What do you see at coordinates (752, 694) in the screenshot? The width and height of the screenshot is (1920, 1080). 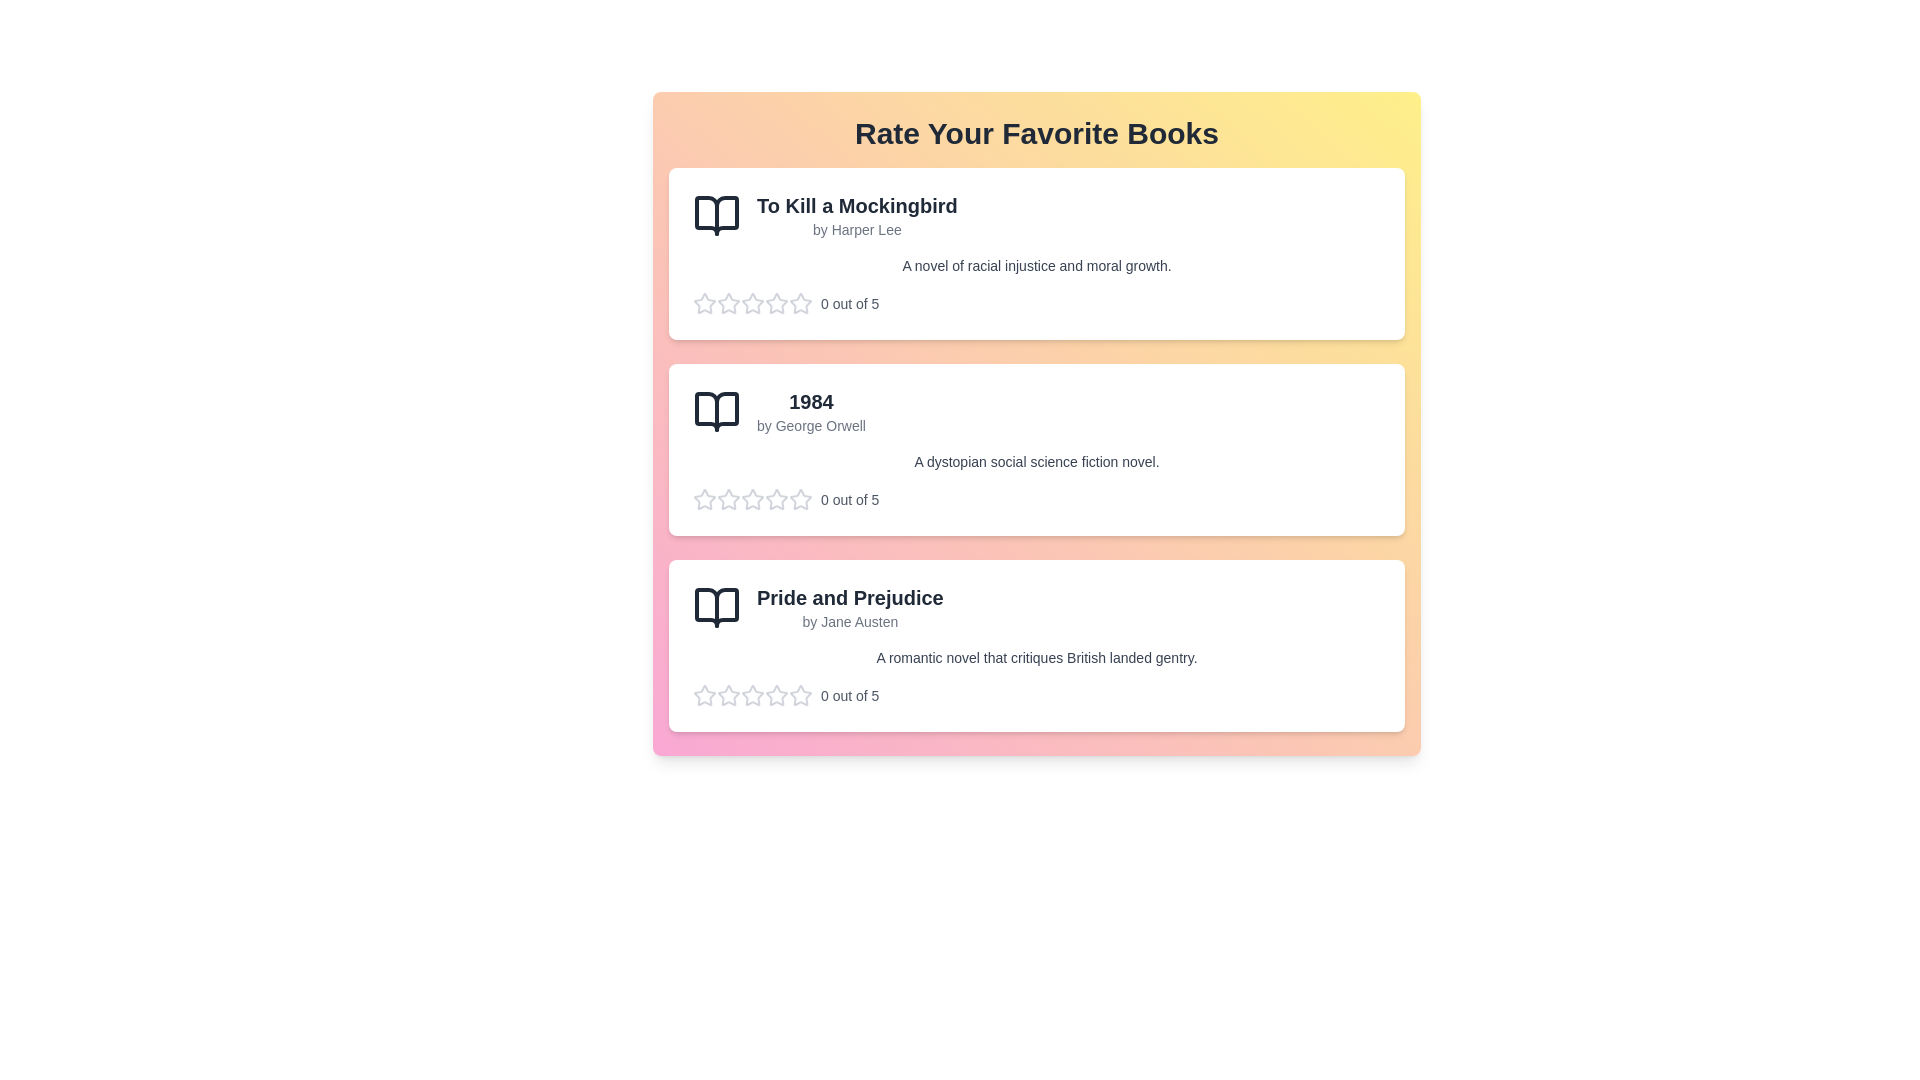 I see `the first star icon` at bounding box center [752, 694].